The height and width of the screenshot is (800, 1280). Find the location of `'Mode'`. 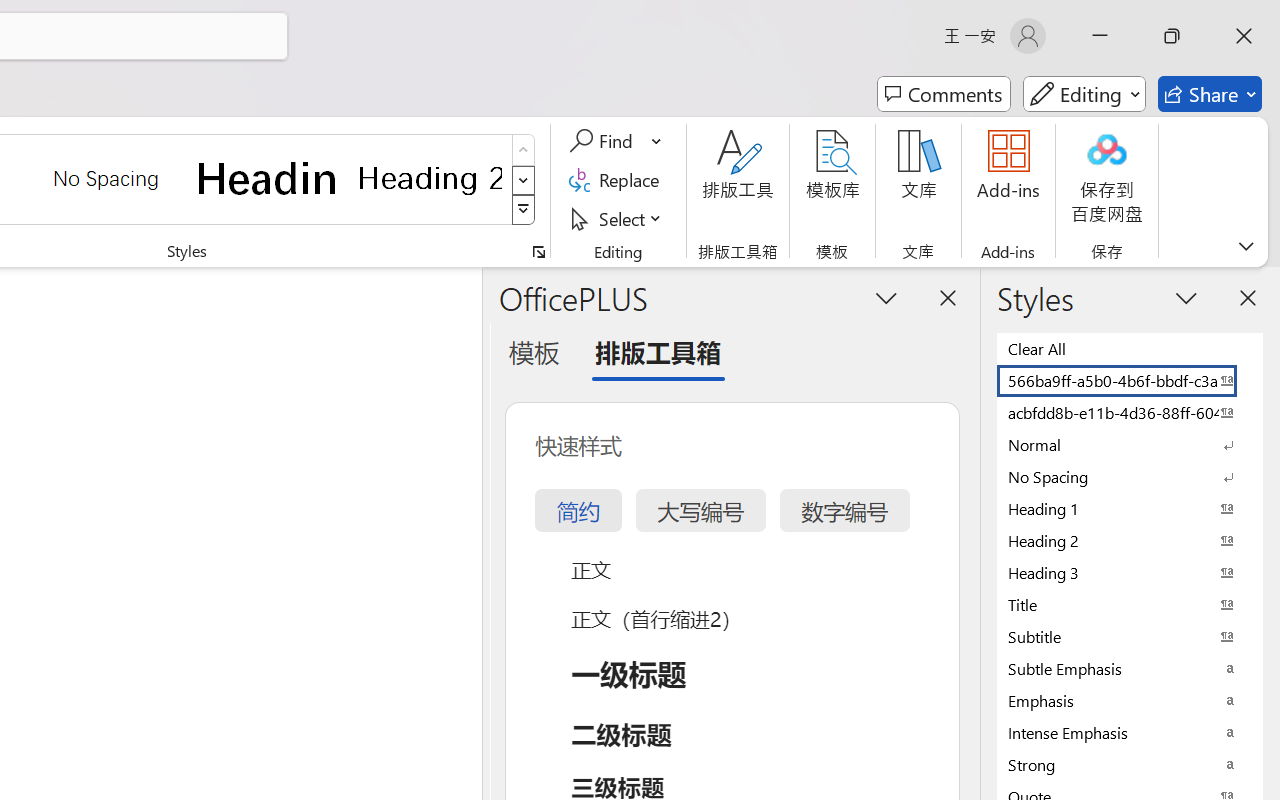

'Mode' is located at coordinates (1083, 94).